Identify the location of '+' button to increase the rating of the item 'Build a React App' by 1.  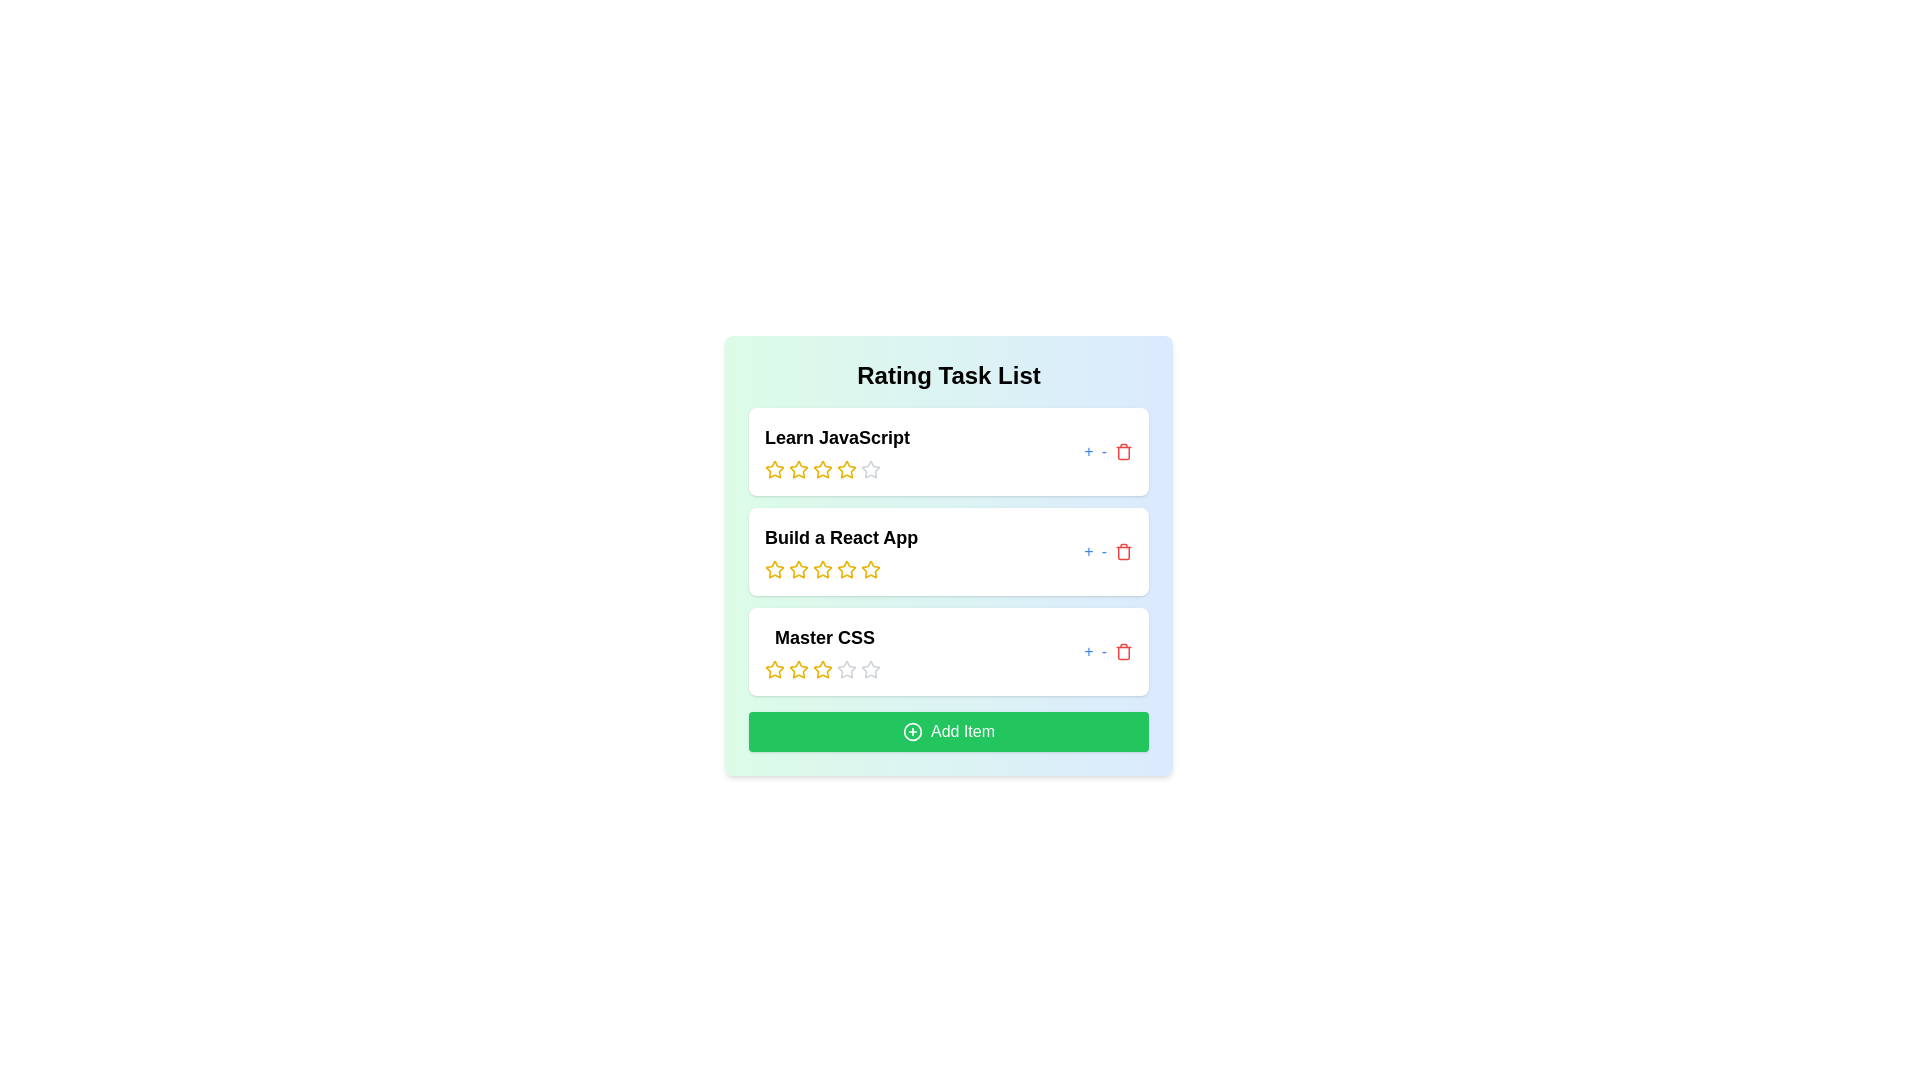
(1088, 551).